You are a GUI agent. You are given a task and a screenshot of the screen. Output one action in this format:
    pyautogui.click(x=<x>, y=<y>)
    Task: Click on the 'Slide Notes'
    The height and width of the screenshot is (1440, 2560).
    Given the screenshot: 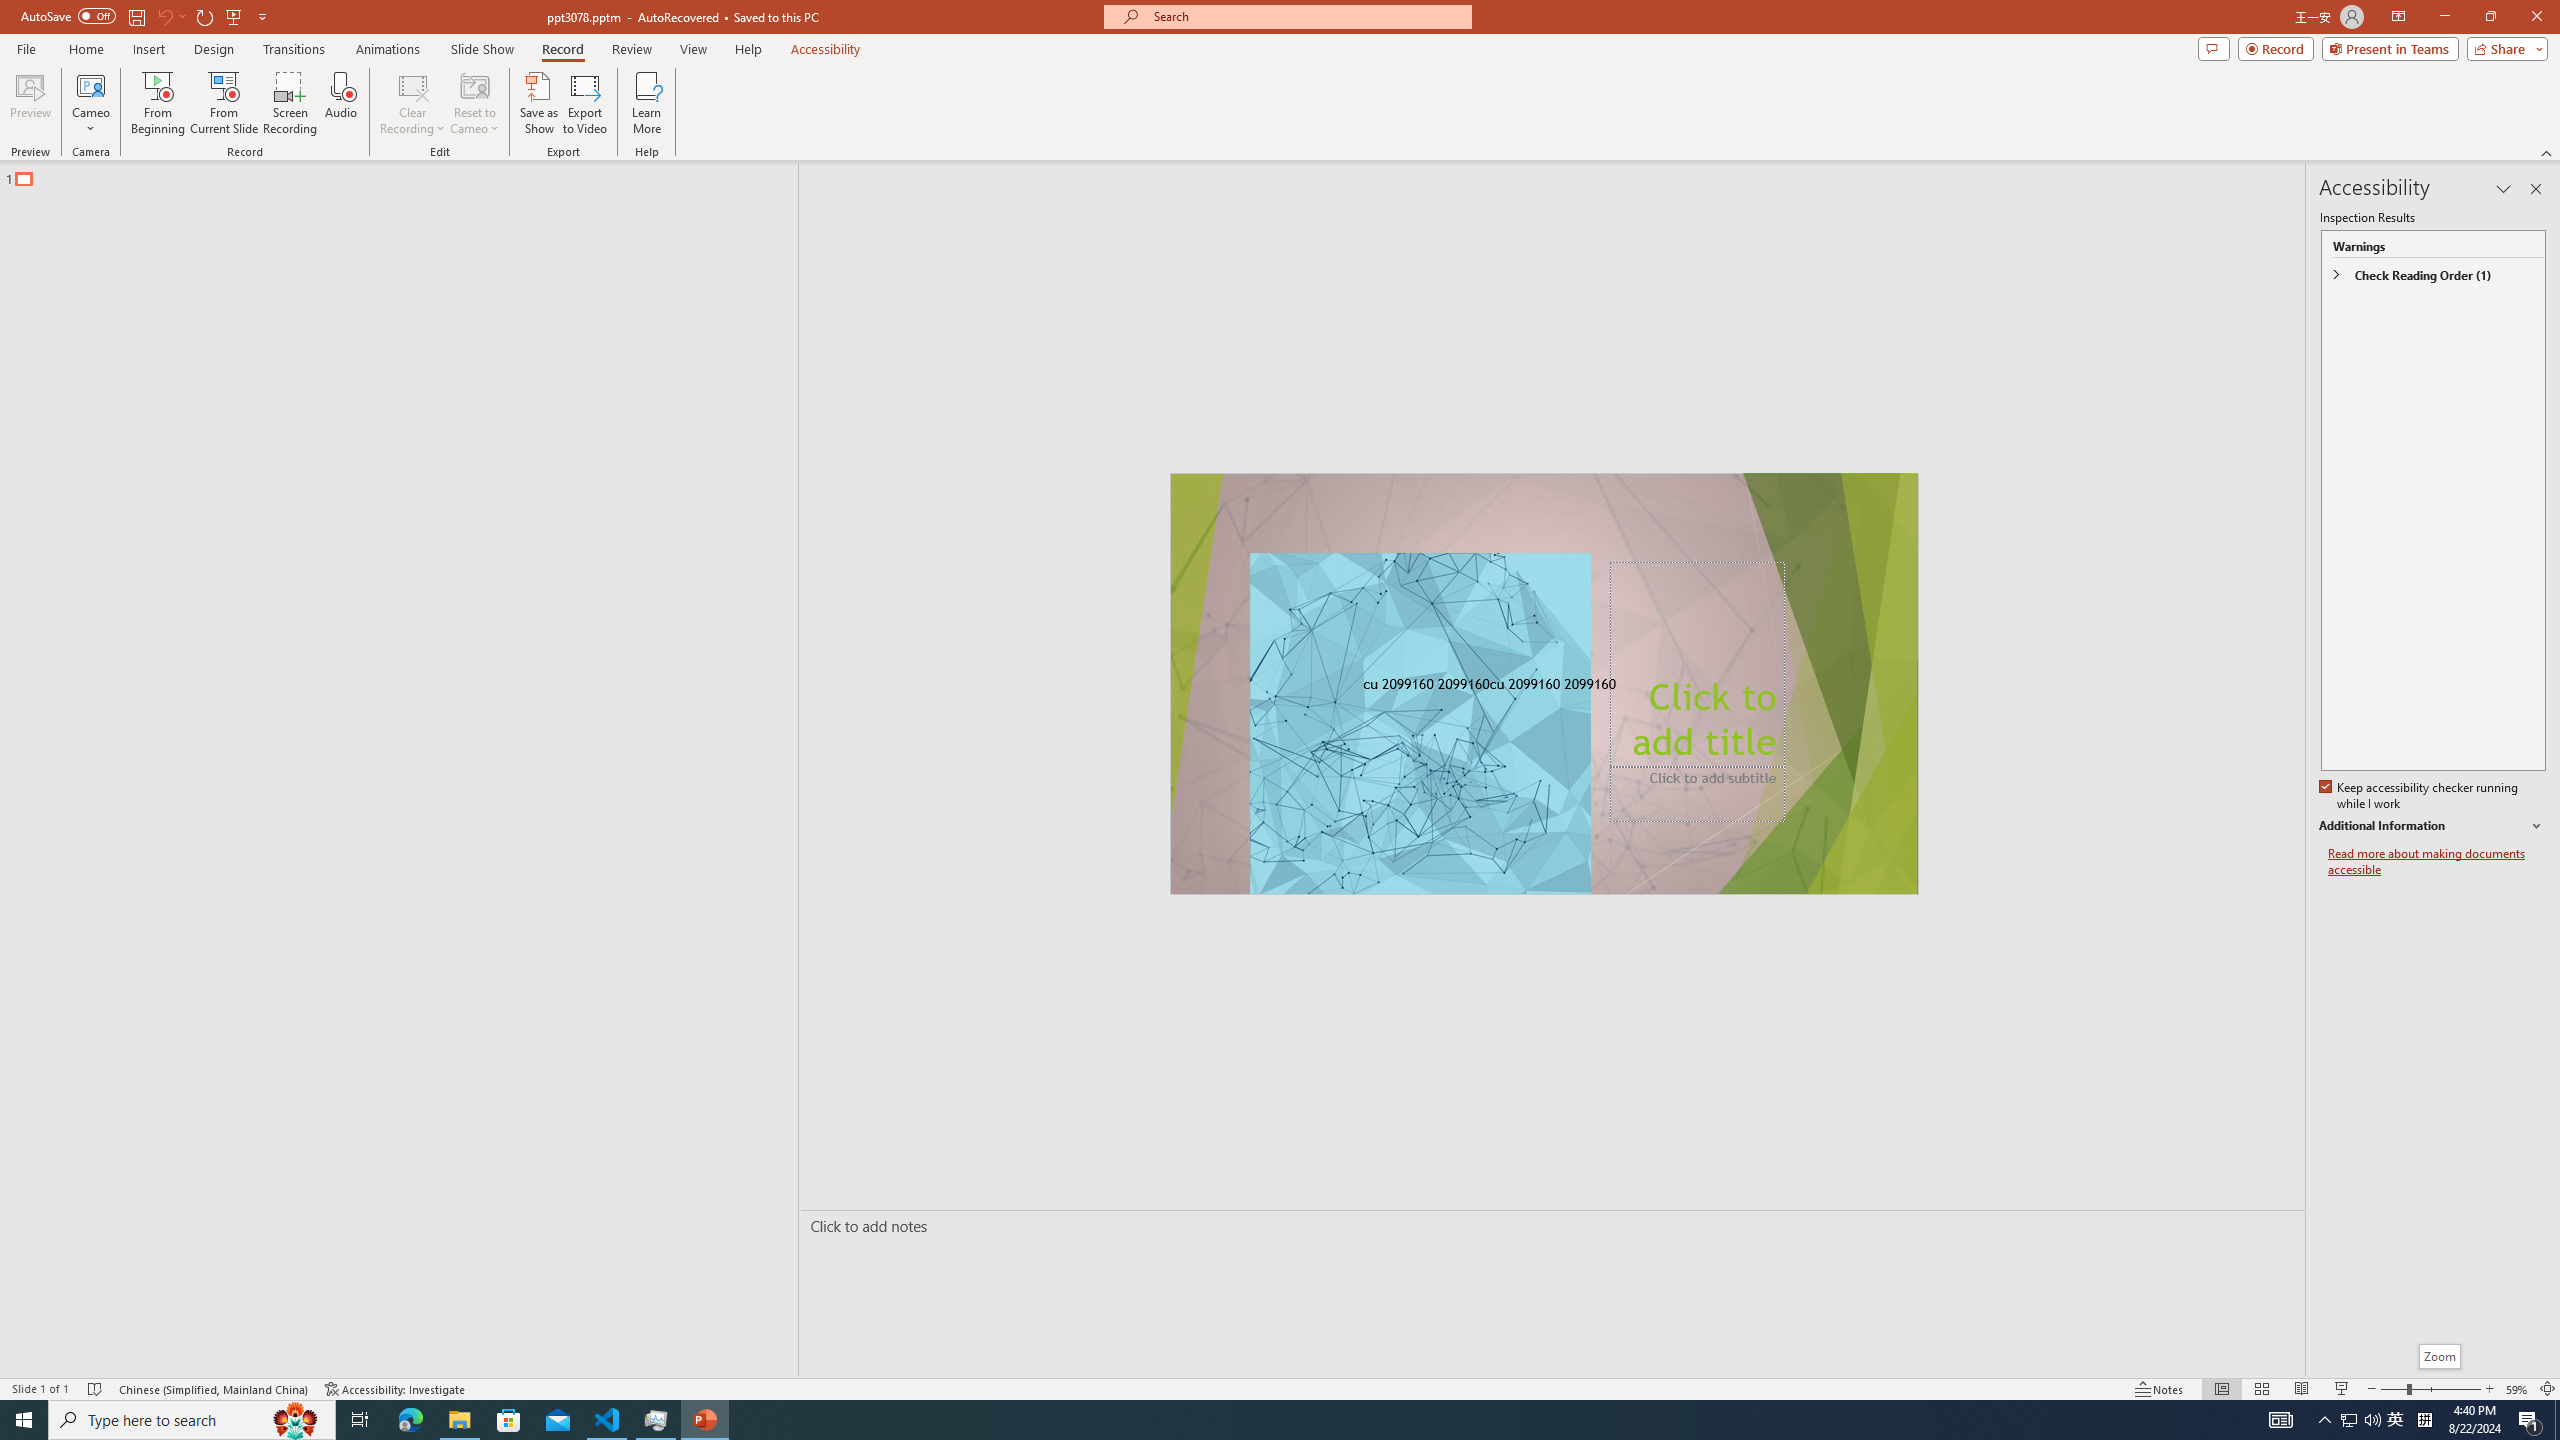 What is the action you would take?
    pyautogui.click(x=1548, y=1225)
    